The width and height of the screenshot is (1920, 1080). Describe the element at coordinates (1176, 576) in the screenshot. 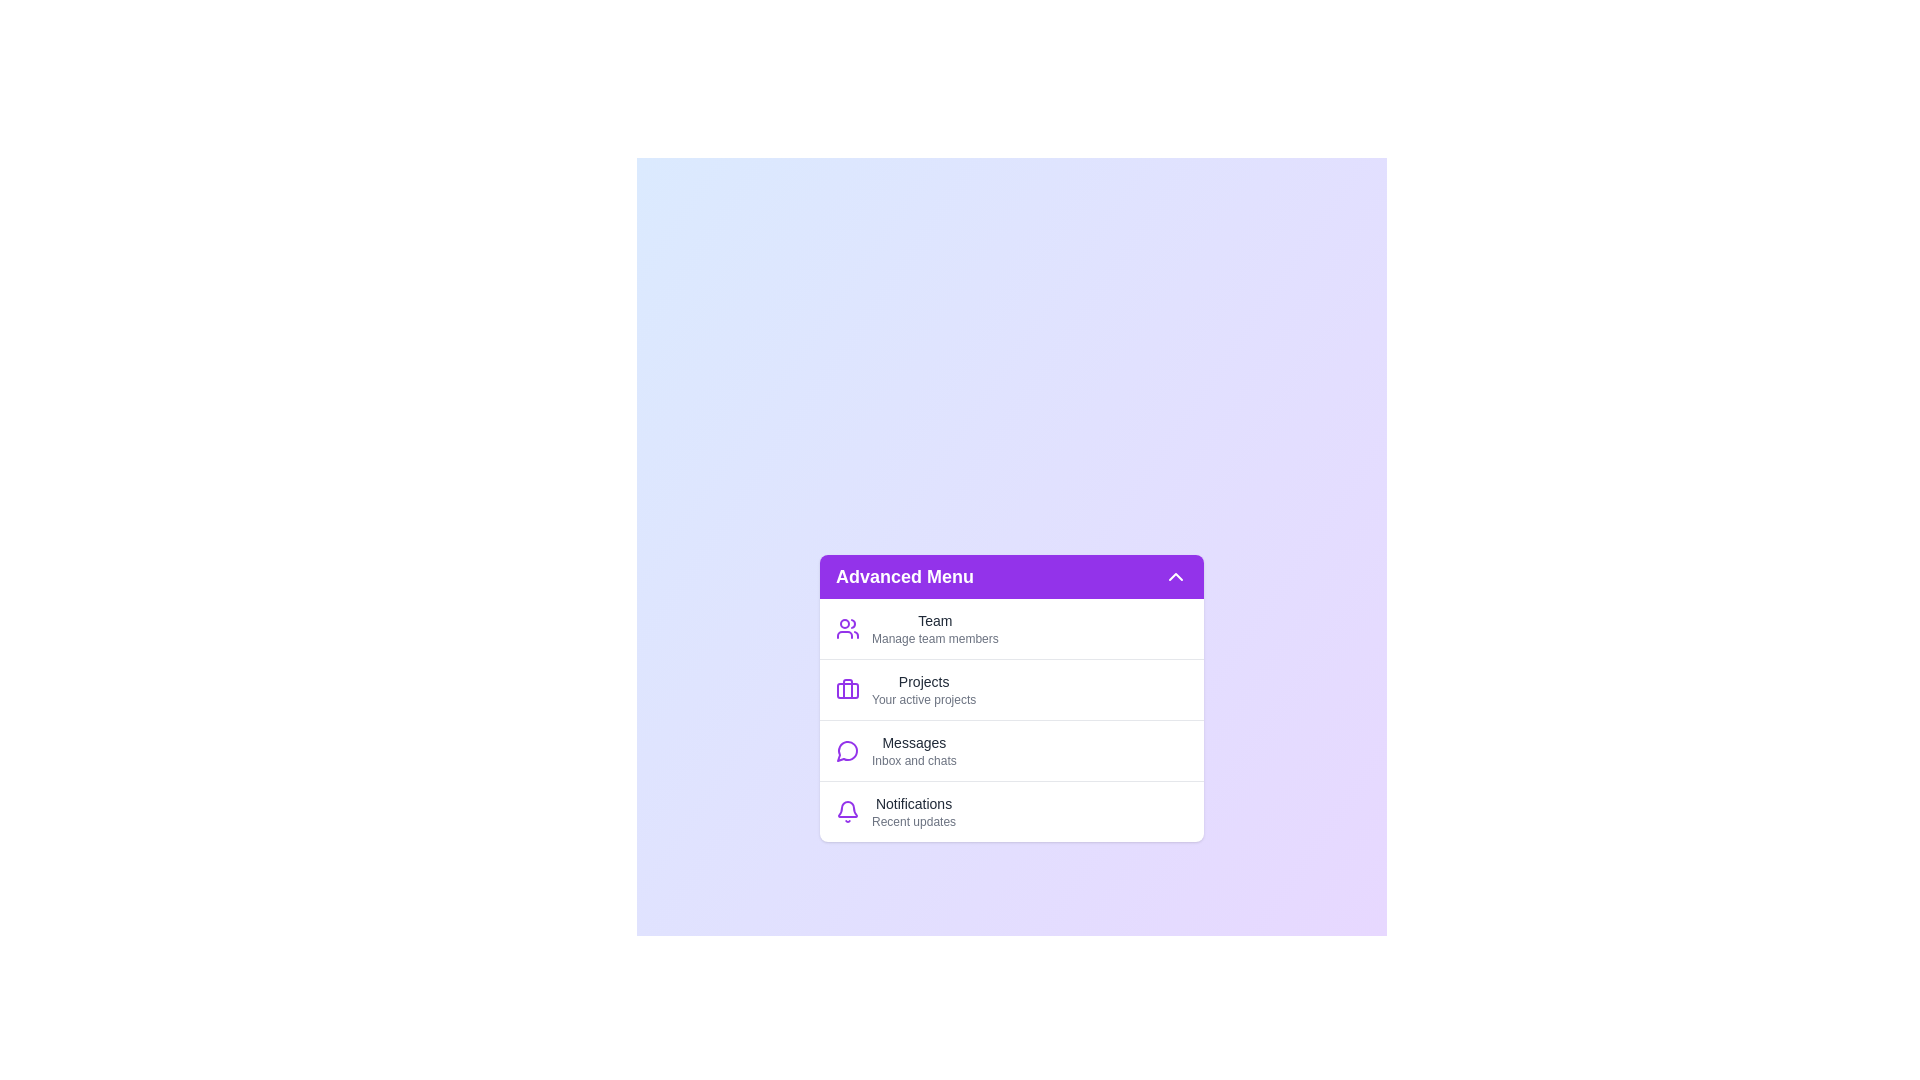

I see `toggle button to change the menu visibility` at that location.